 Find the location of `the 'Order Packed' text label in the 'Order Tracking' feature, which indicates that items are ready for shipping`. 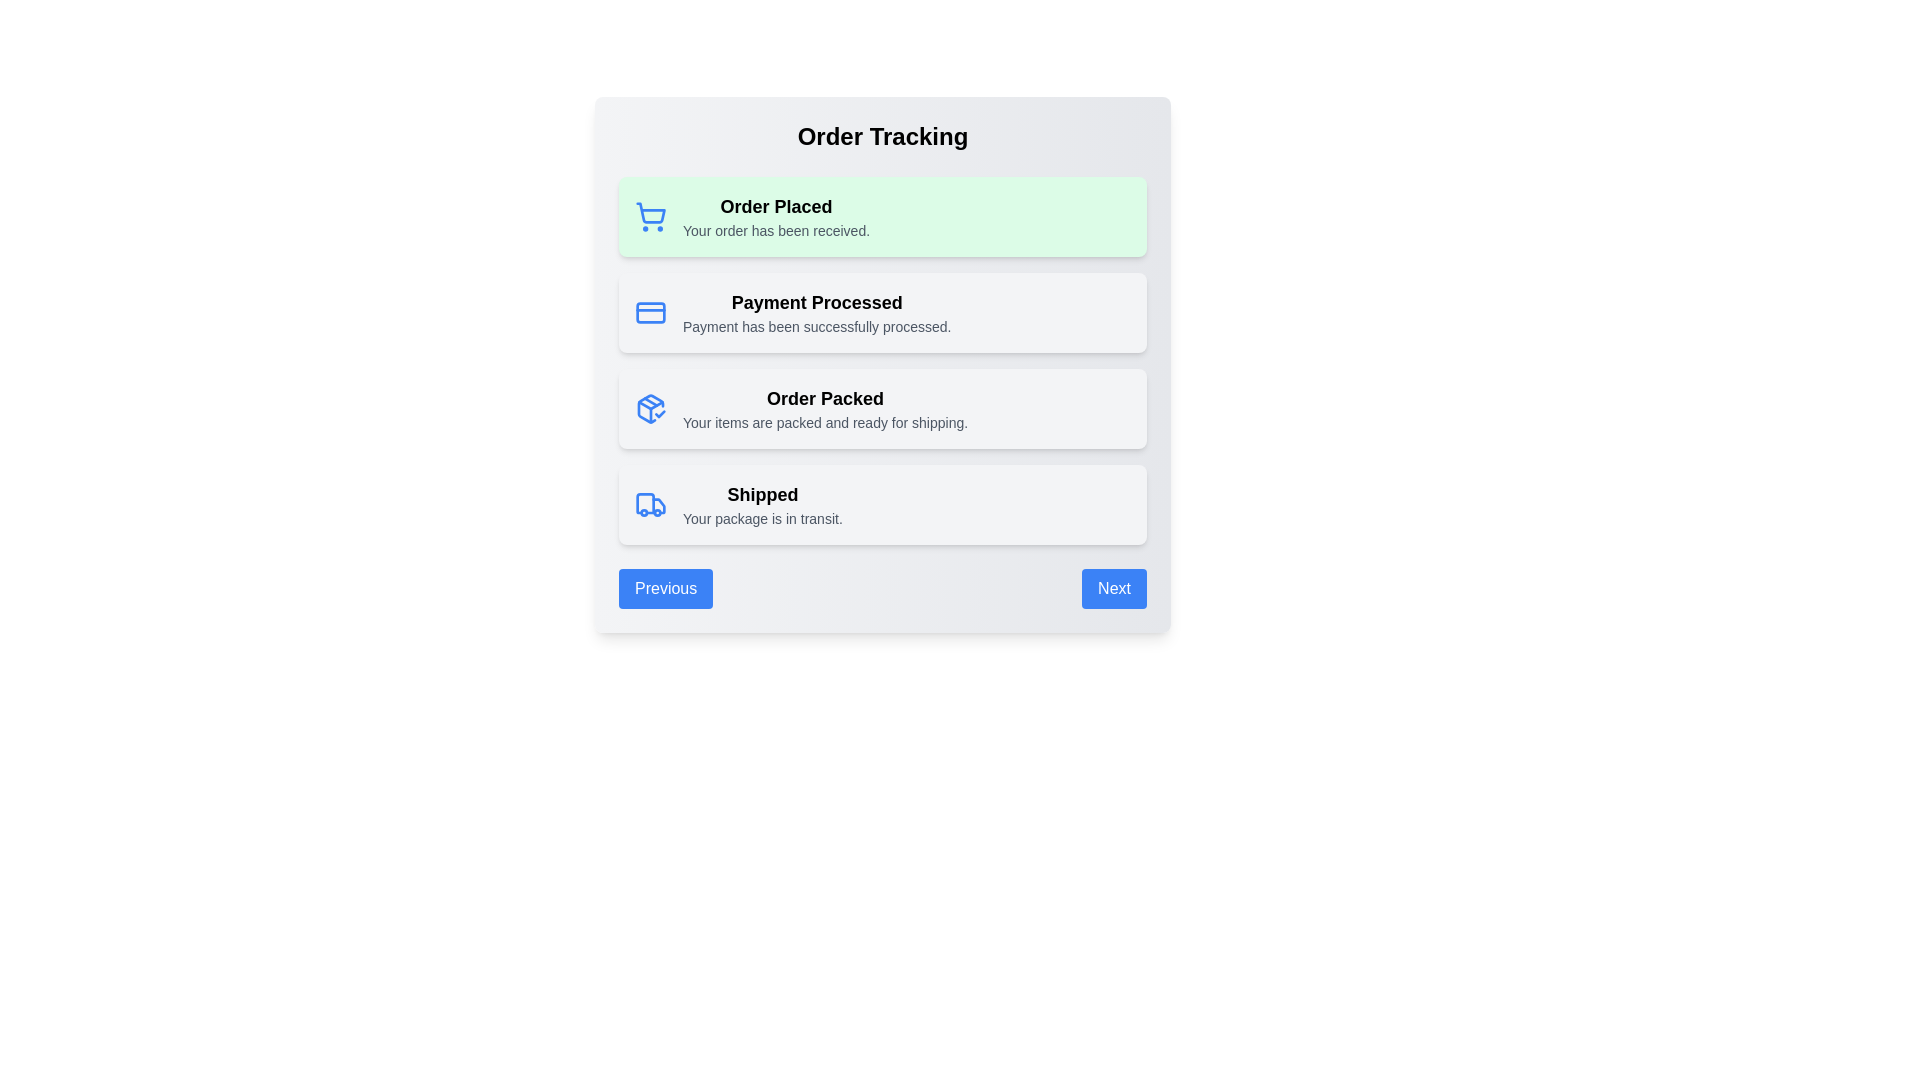

the 'Order Packed' text label in the 'Order Tracking' feature, which indicates that items are ready for shipping is located at coordinates (825, 398).